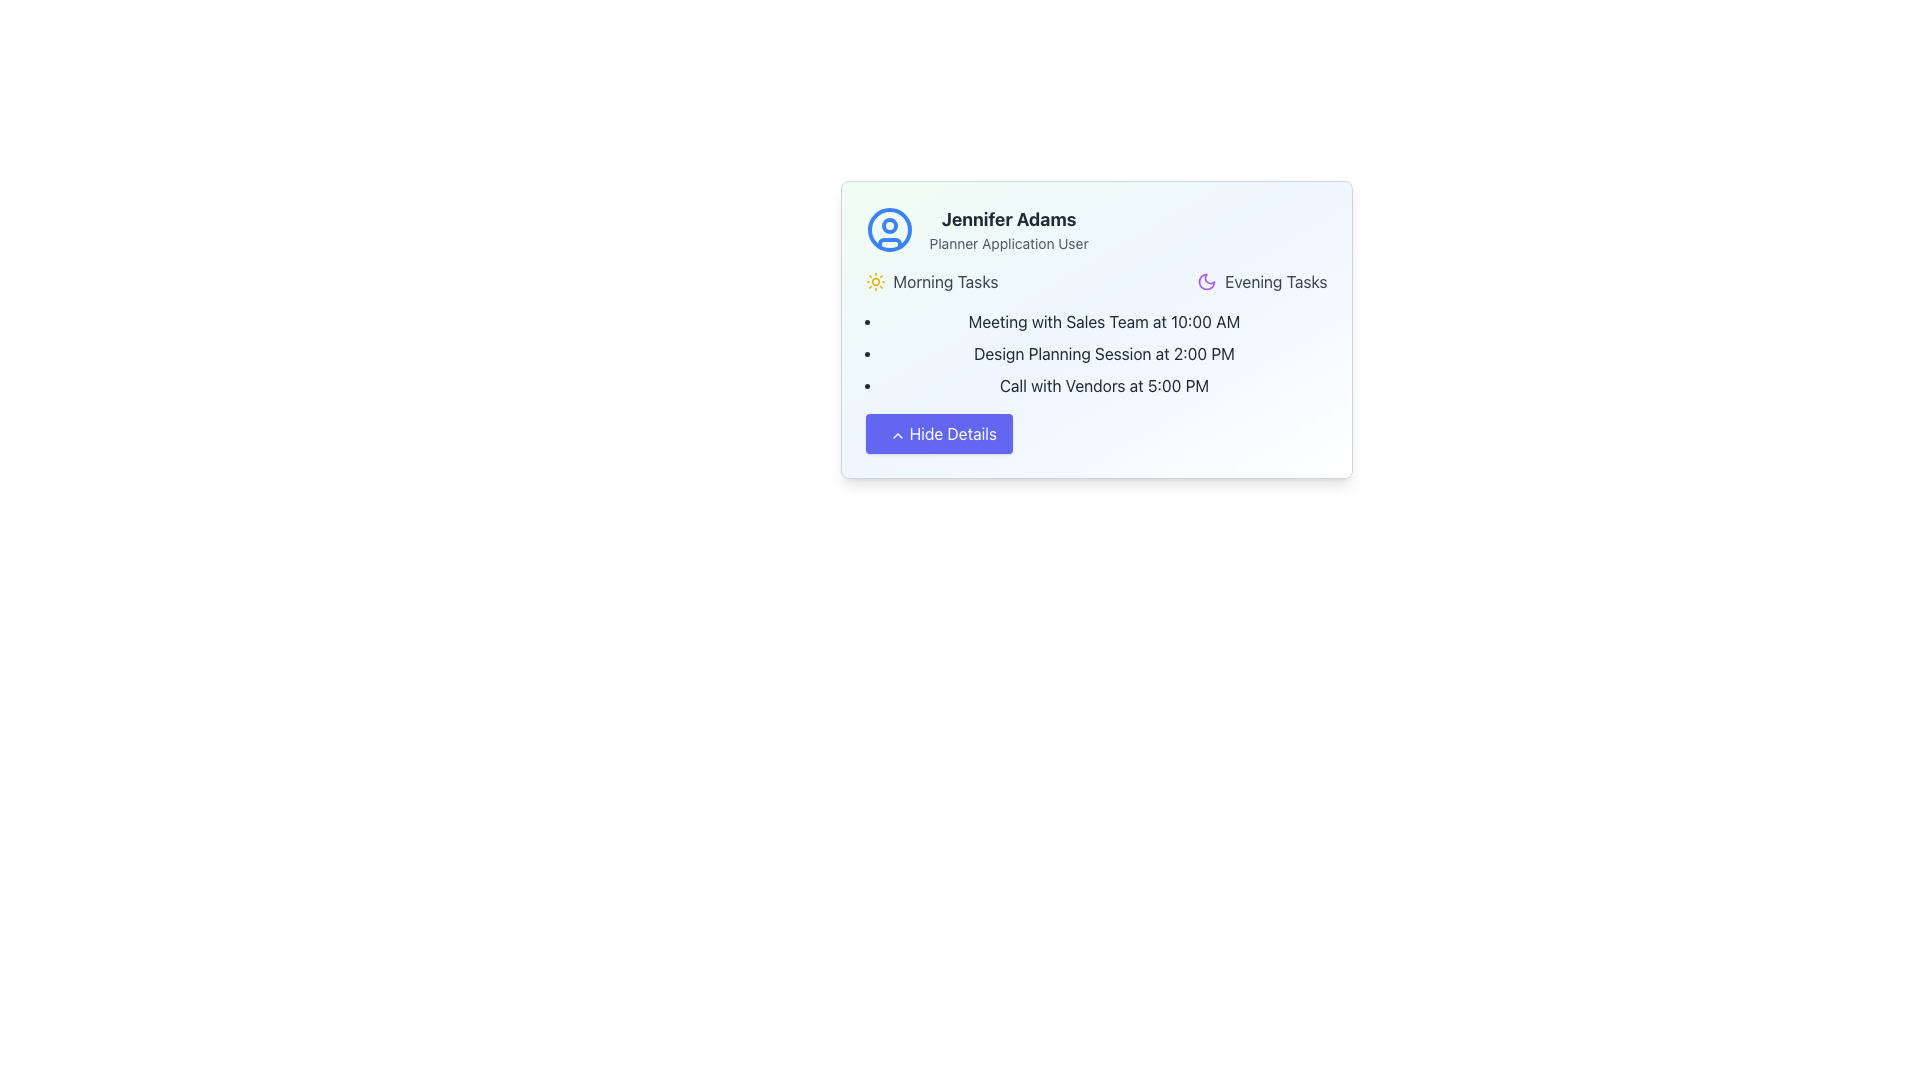 The height and width of the screenshot is (1080, 1920). I want to click on the crescent moon-shaped SVG icon with a purple color in the top-right section of the task card interface, which represents the 'Evening Tasks' category, so click(1206, 281).